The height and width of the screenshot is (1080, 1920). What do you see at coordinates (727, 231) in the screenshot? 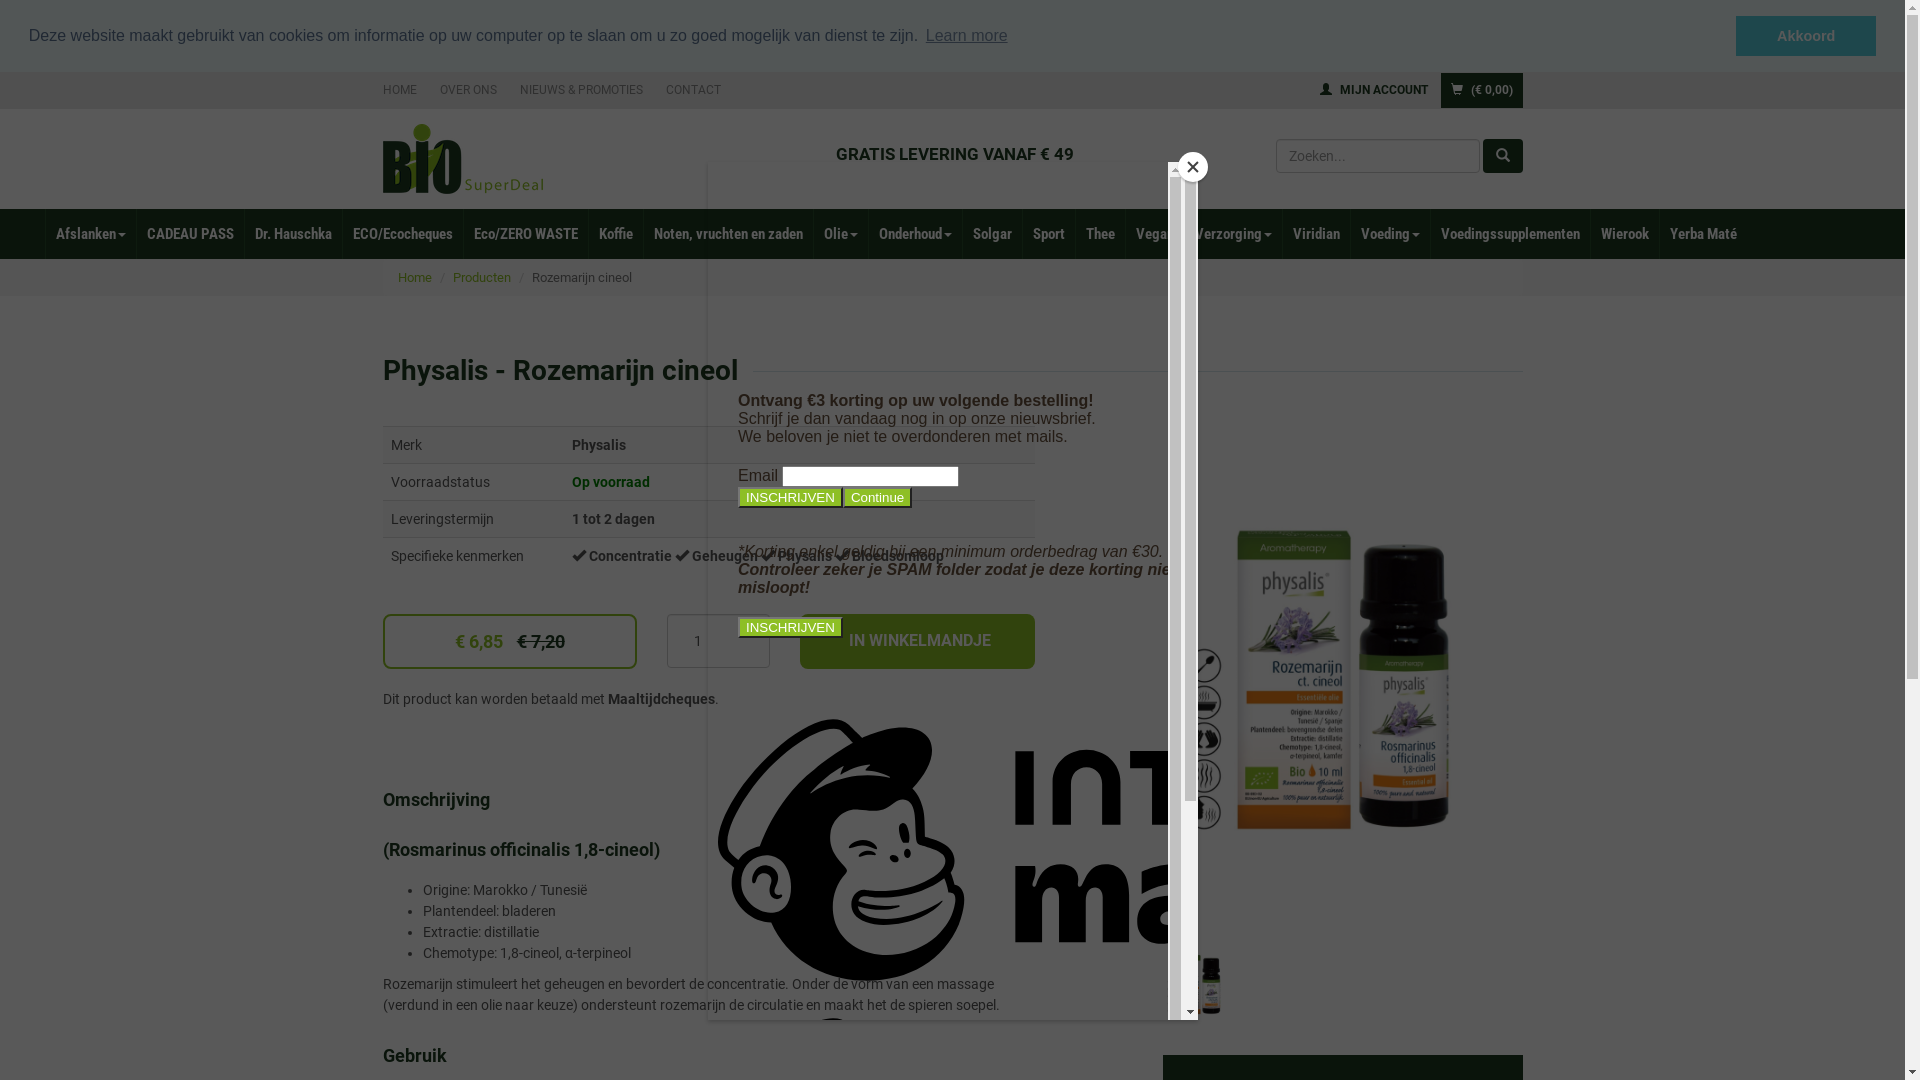
I see `'Noten, vruchten en zaden'` at bounding box center [727, 231].